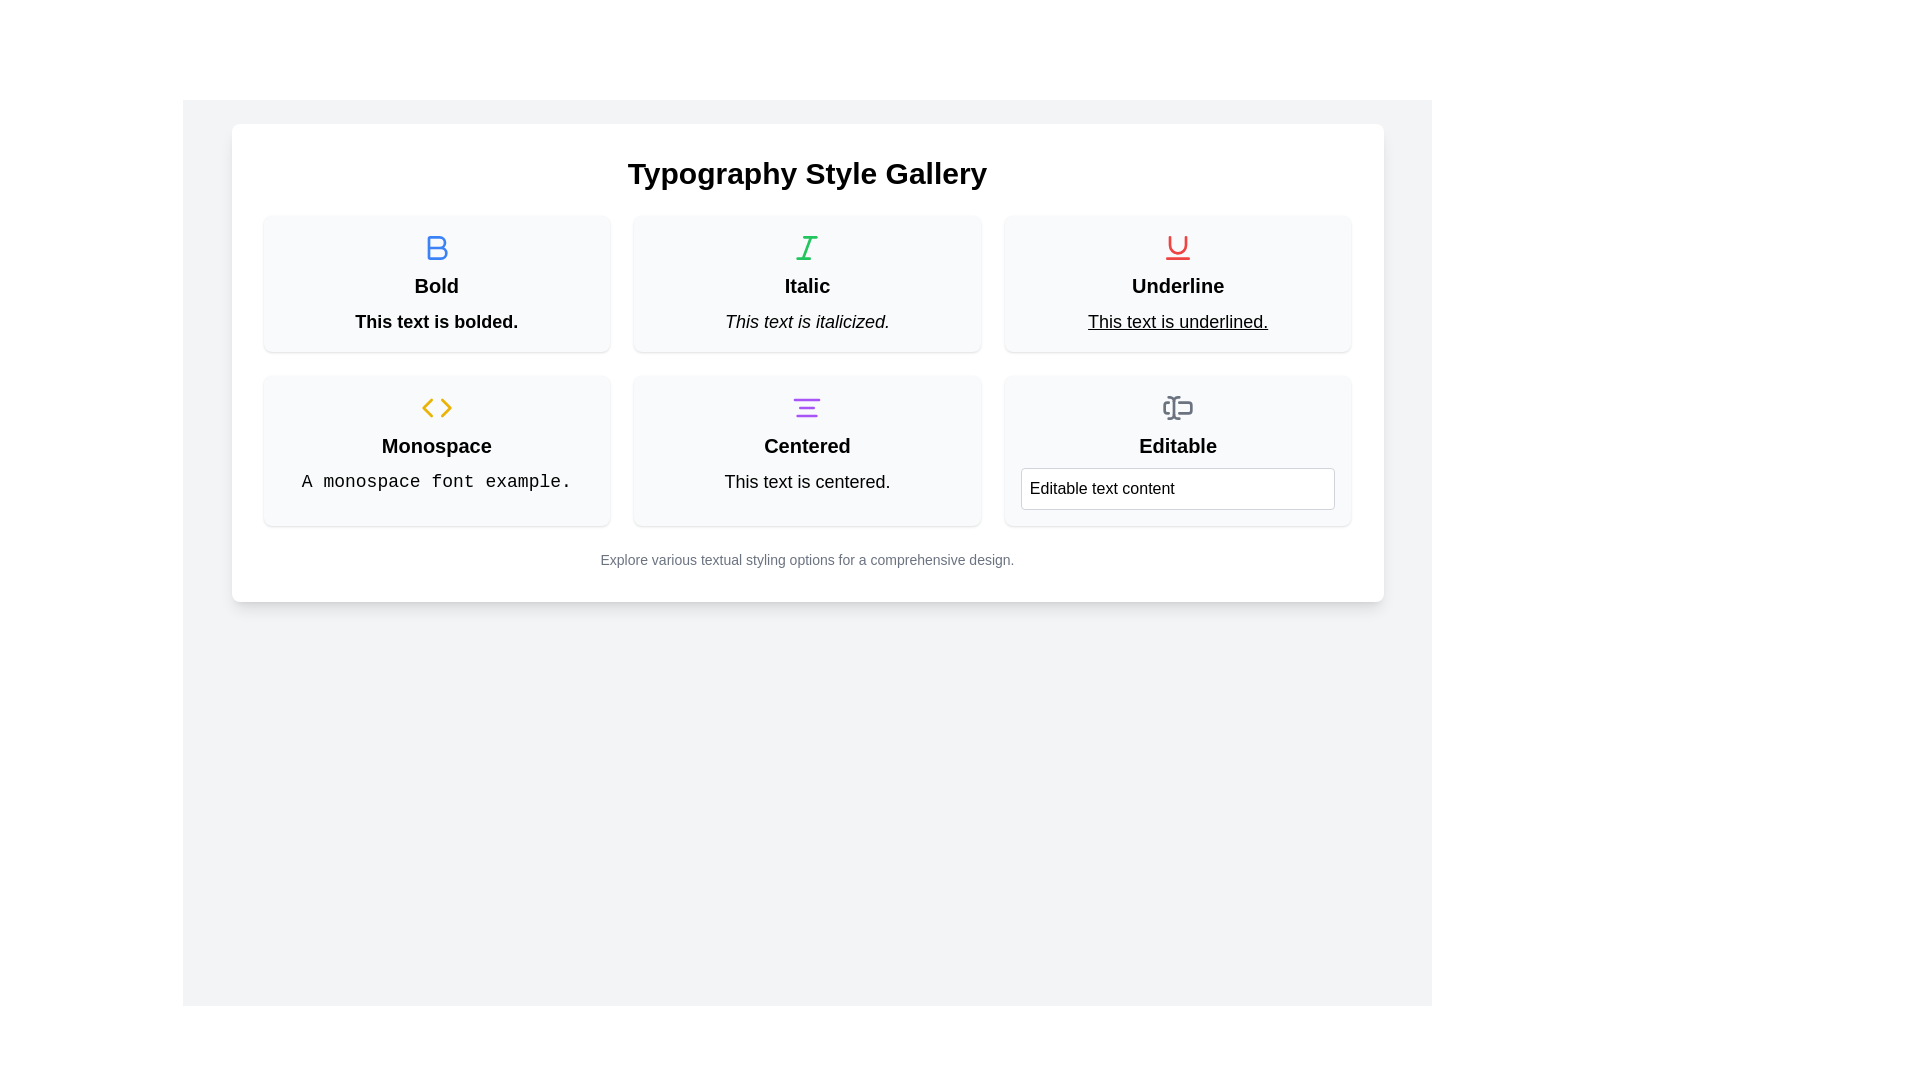 The image size is (1920, 1080). Describe the element at coordinates (807, 451) in the screenshot. I see `the Informational panel, which has a light gray background, rounded corners, and contains the title 'Centered' and description 'This text is centered.'` at that location.